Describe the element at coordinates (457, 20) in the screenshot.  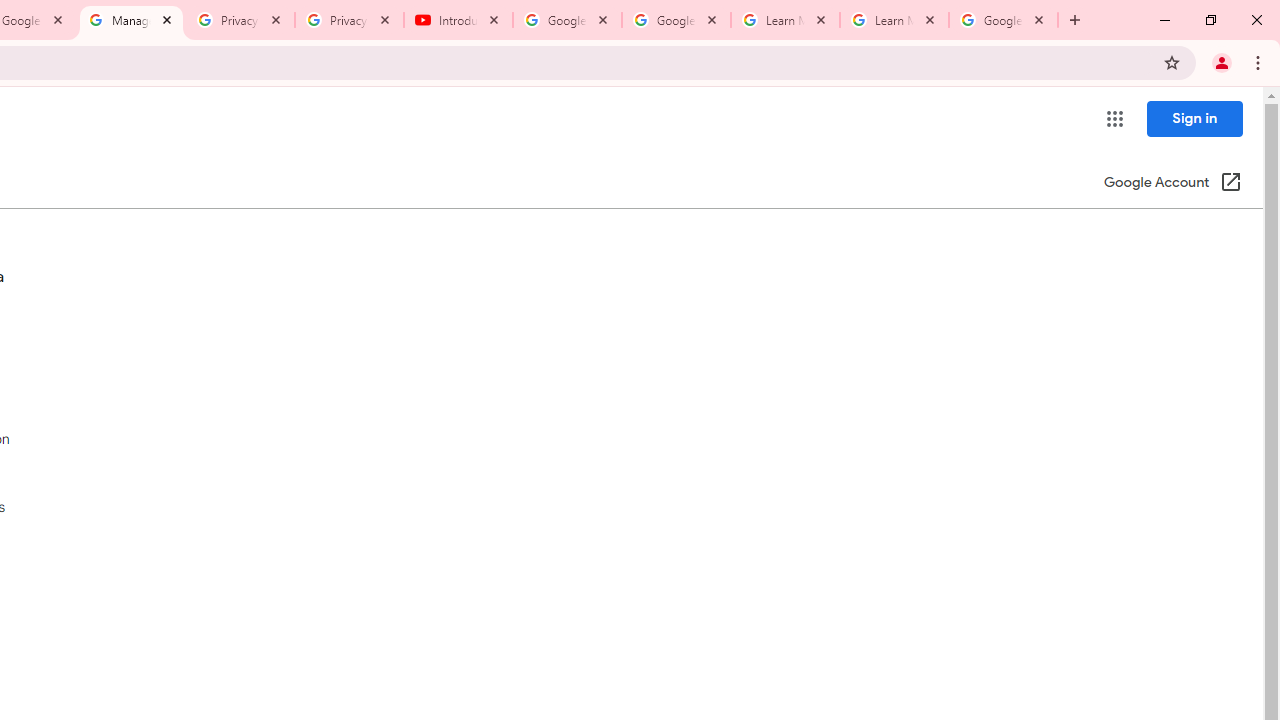
I see `'Introduction | Google Privacy Policy - YouTube'` at that location.